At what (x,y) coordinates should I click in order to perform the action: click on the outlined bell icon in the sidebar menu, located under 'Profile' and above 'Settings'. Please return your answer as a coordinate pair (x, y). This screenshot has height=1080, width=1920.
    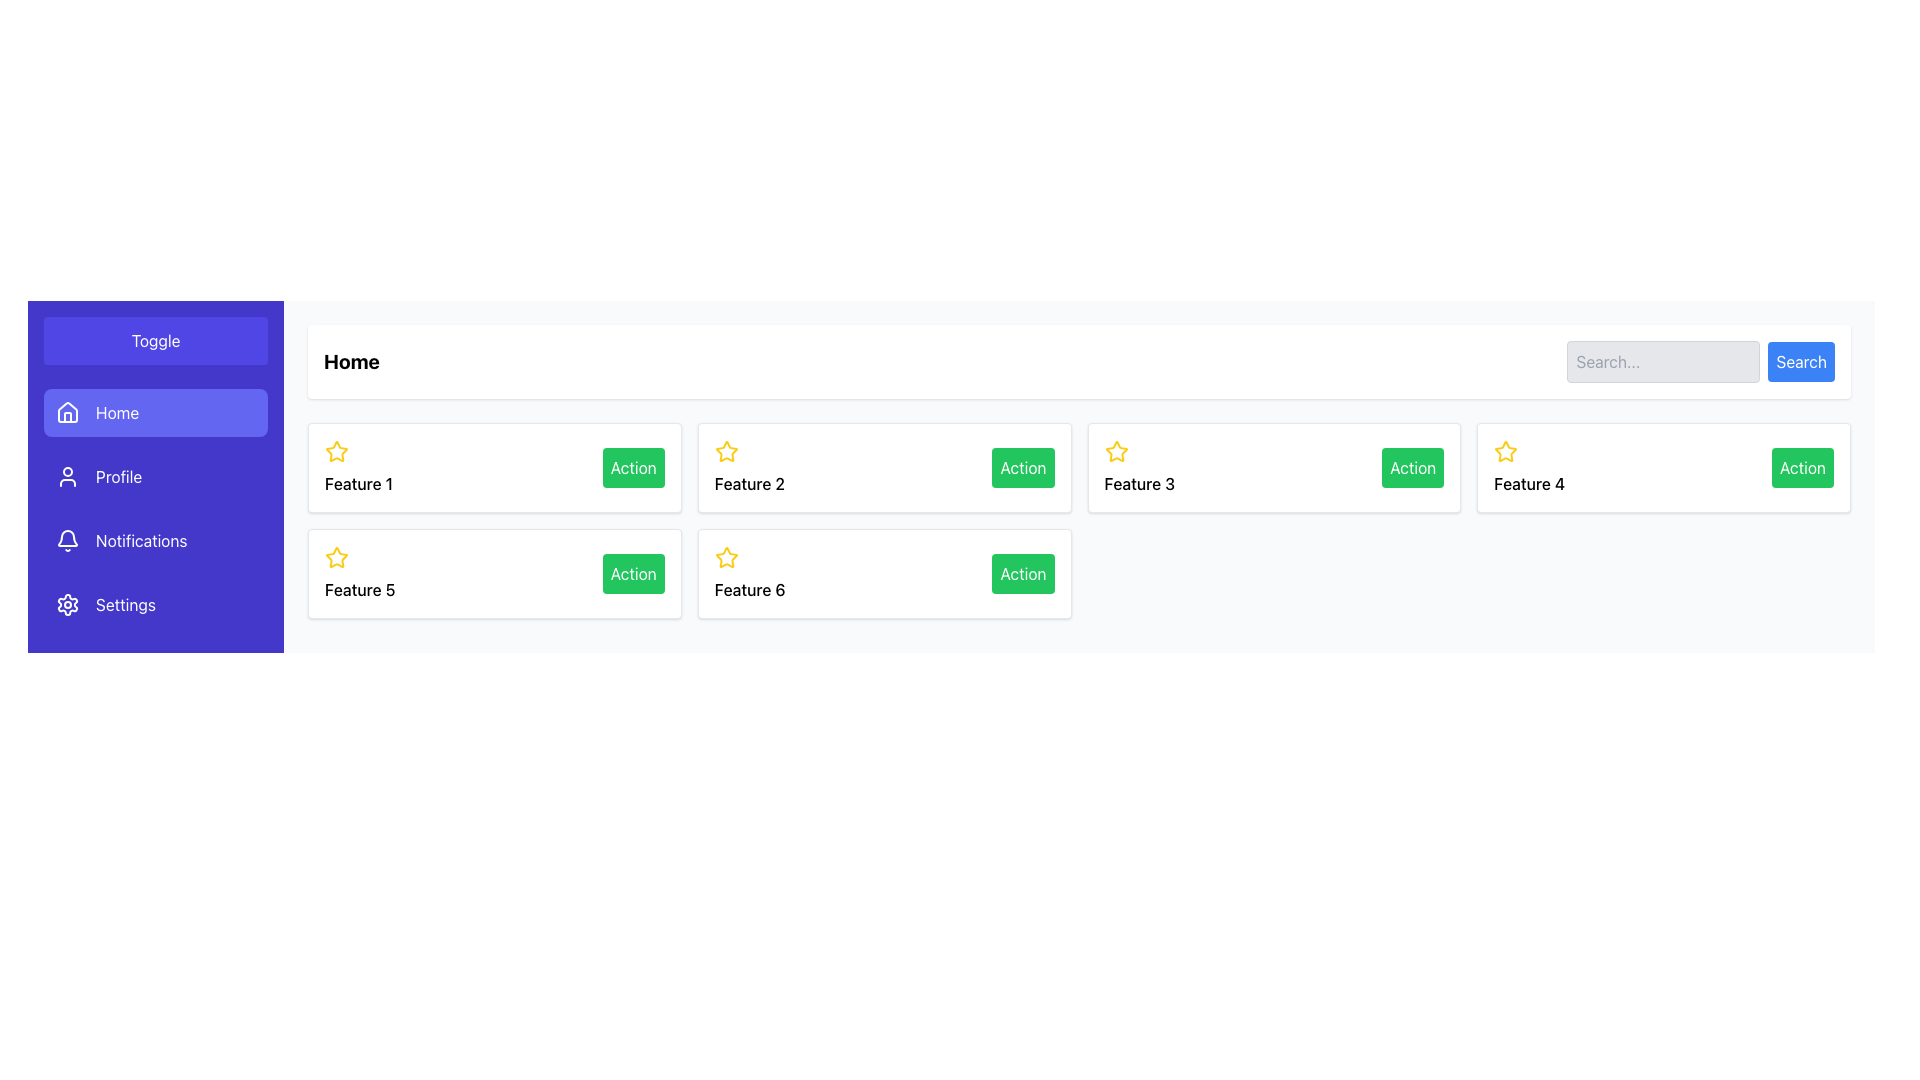
    Looking at the image, I should click on (67, 540).